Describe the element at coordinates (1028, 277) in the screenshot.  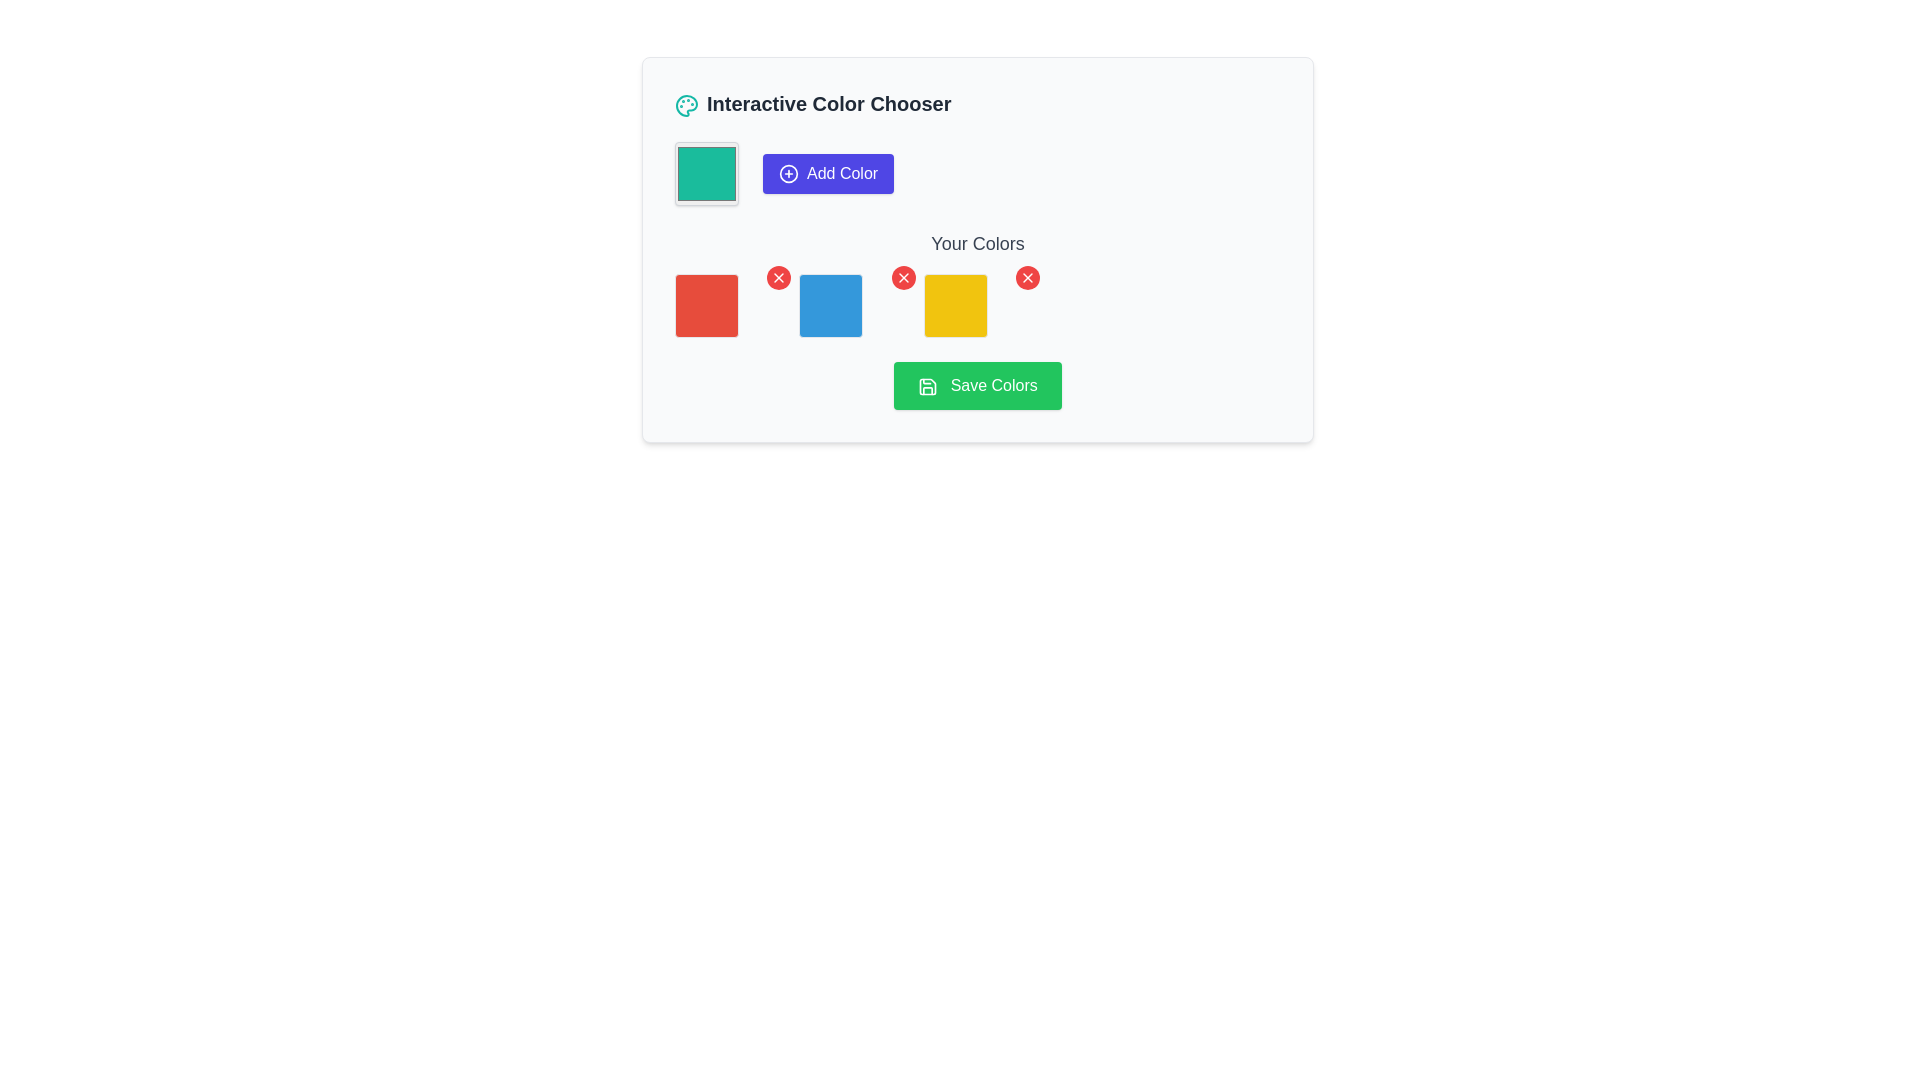
I see `the red circular delete button with a cross ('X') icon located in the top-right corner of the yellow color swatch in the 'Your Colors' section` at that location.